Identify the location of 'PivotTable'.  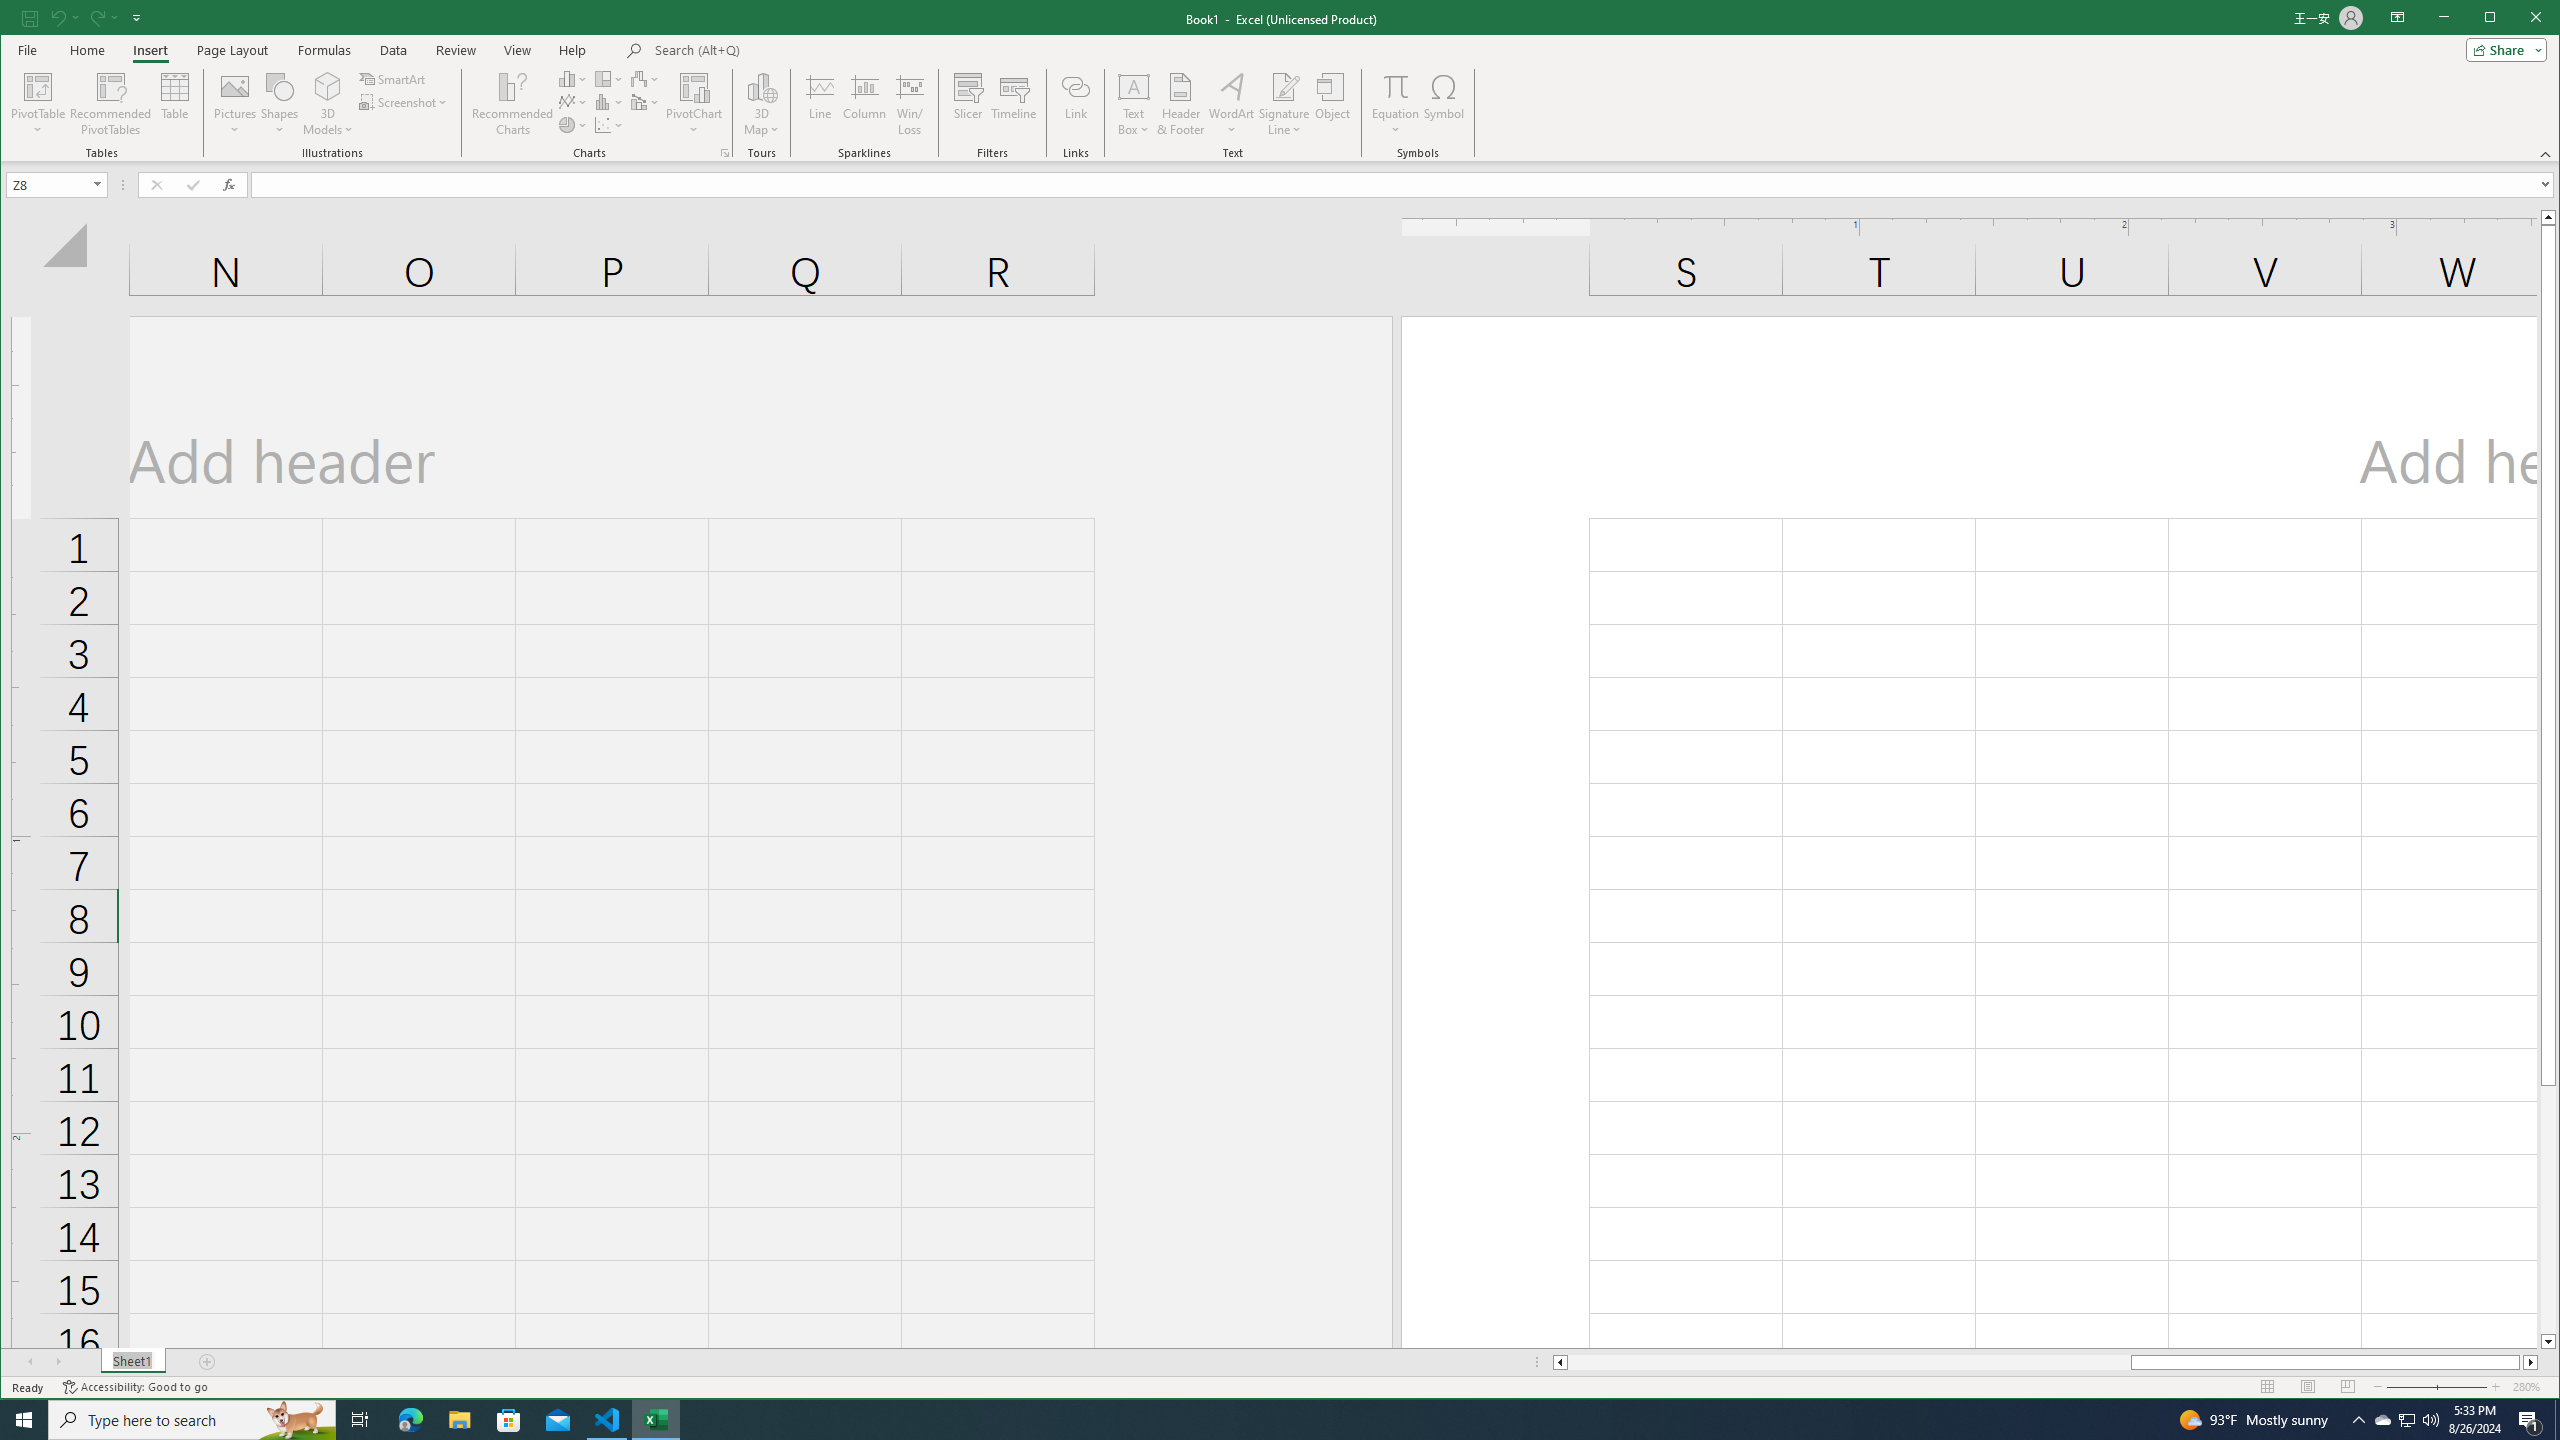
(38, 103).